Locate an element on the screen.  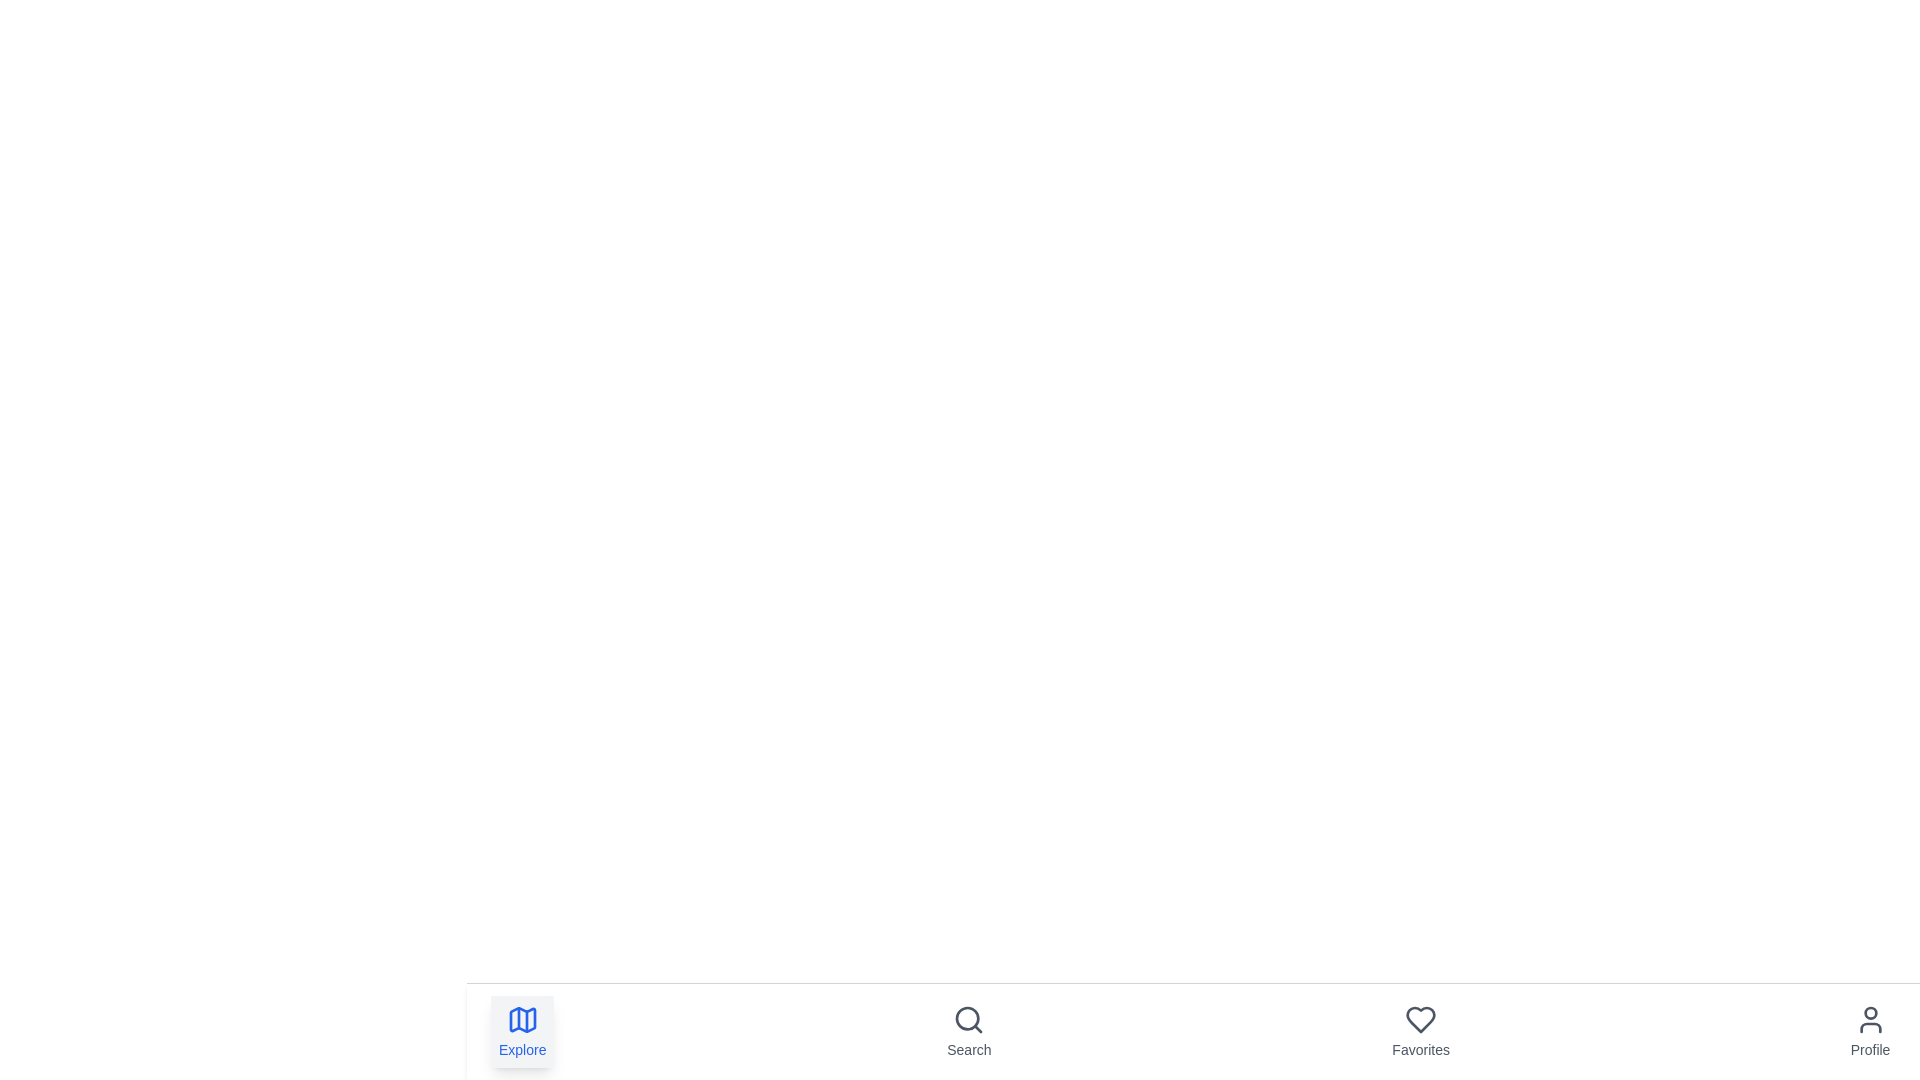
the navigation item labeled Search is located at coordinates (969, 1032).